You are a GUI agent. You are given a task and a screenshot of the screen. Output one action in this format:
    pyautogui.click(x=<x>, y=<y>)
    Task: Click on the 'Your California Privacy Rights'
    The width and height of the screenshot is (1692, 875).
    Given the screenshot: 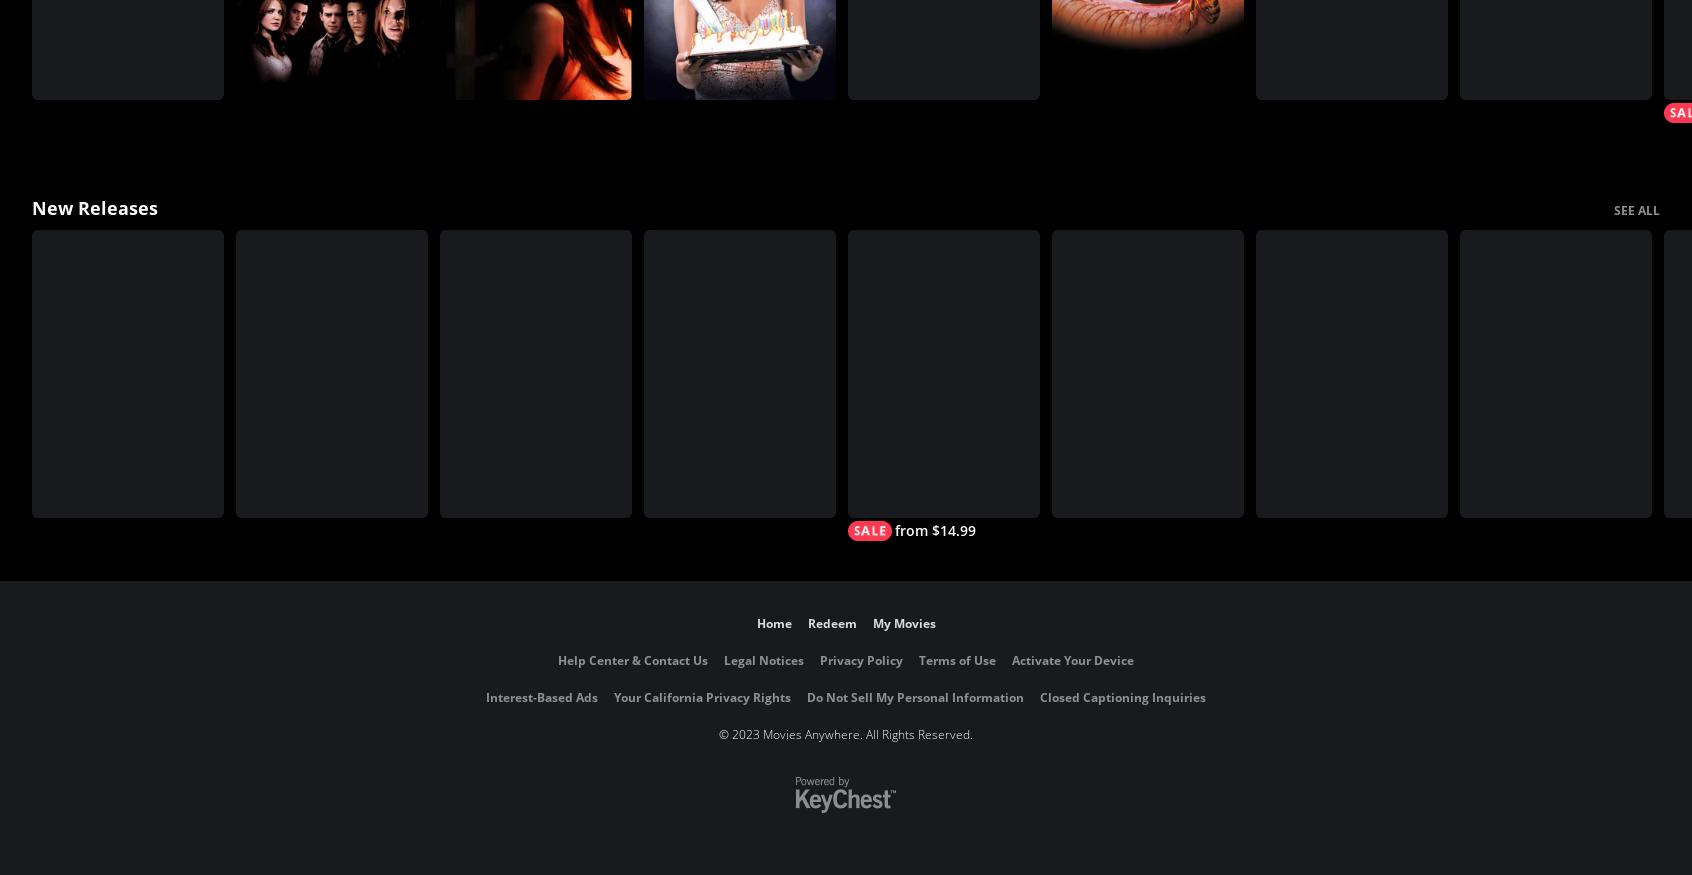 What is the action you would take?
    pyautogui.click(x=702, y=697)
    